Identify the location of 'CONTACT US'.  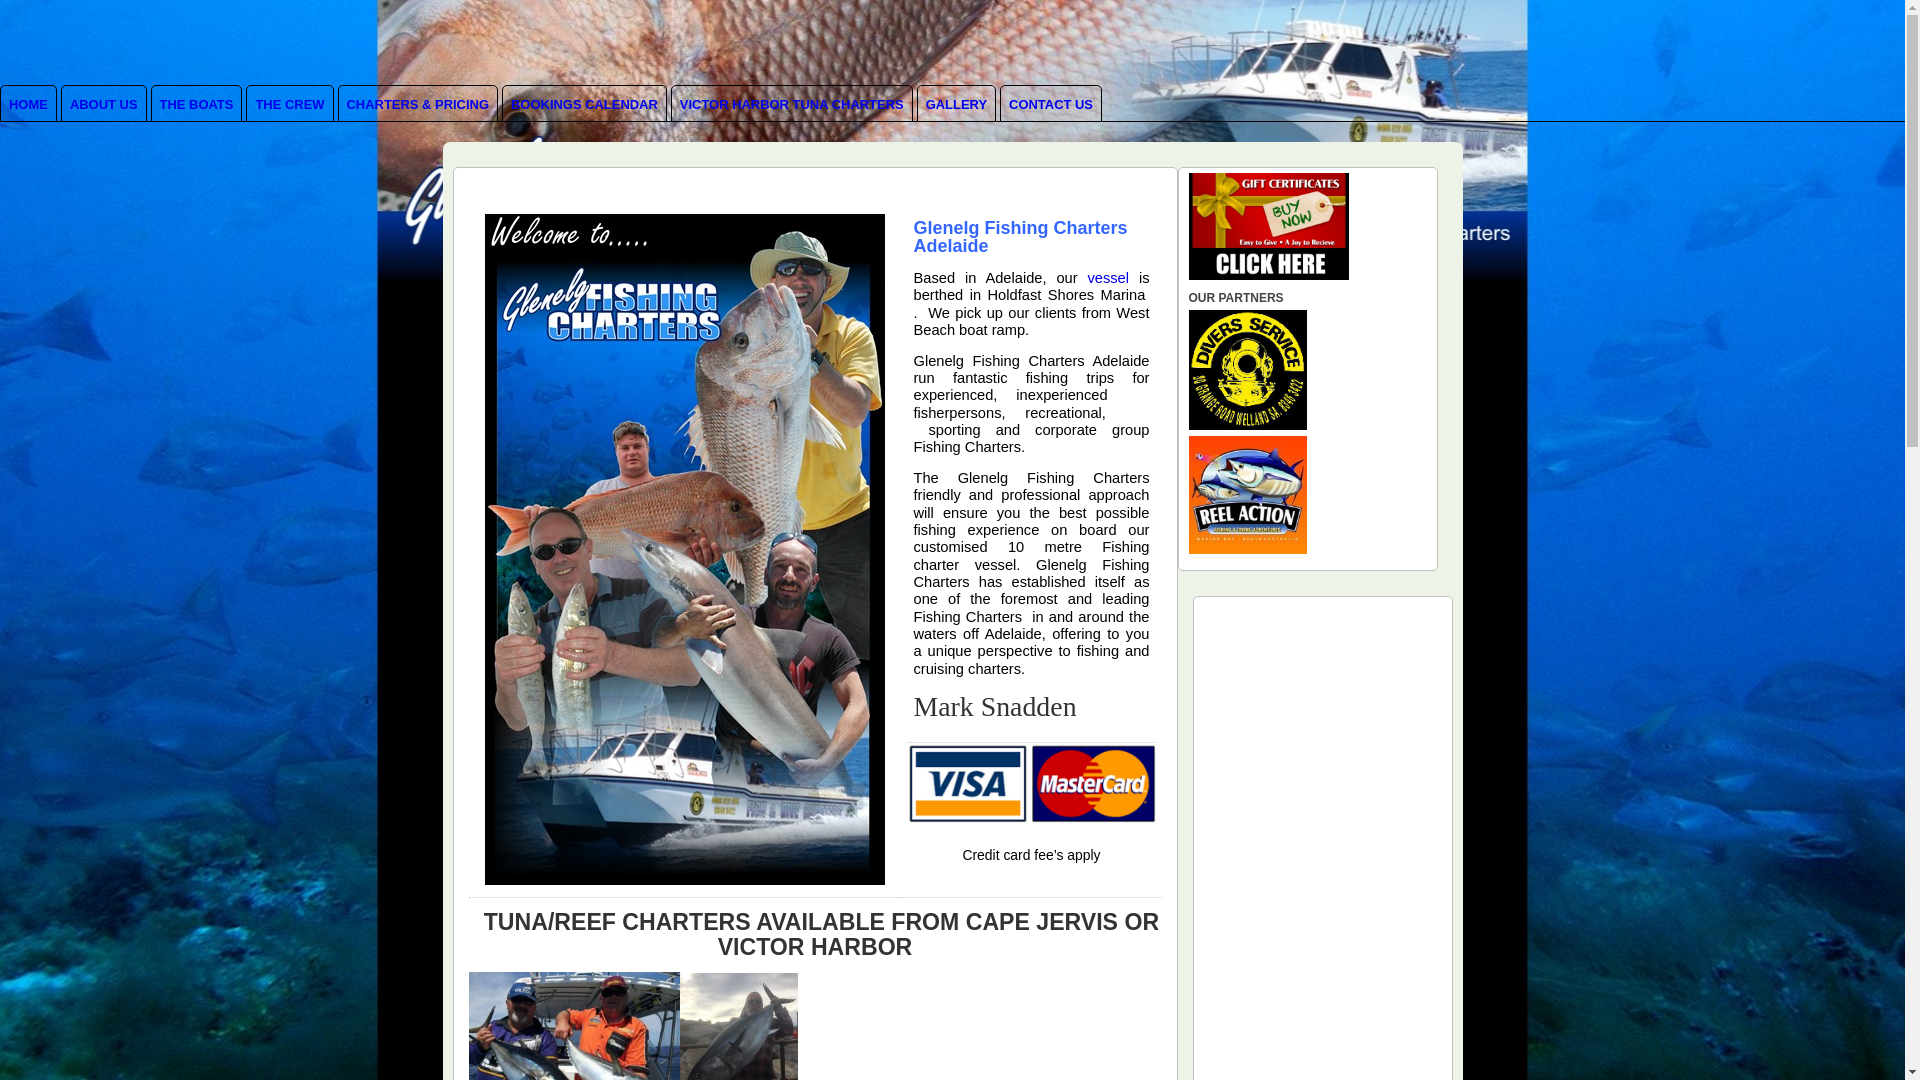
(1050, 103).